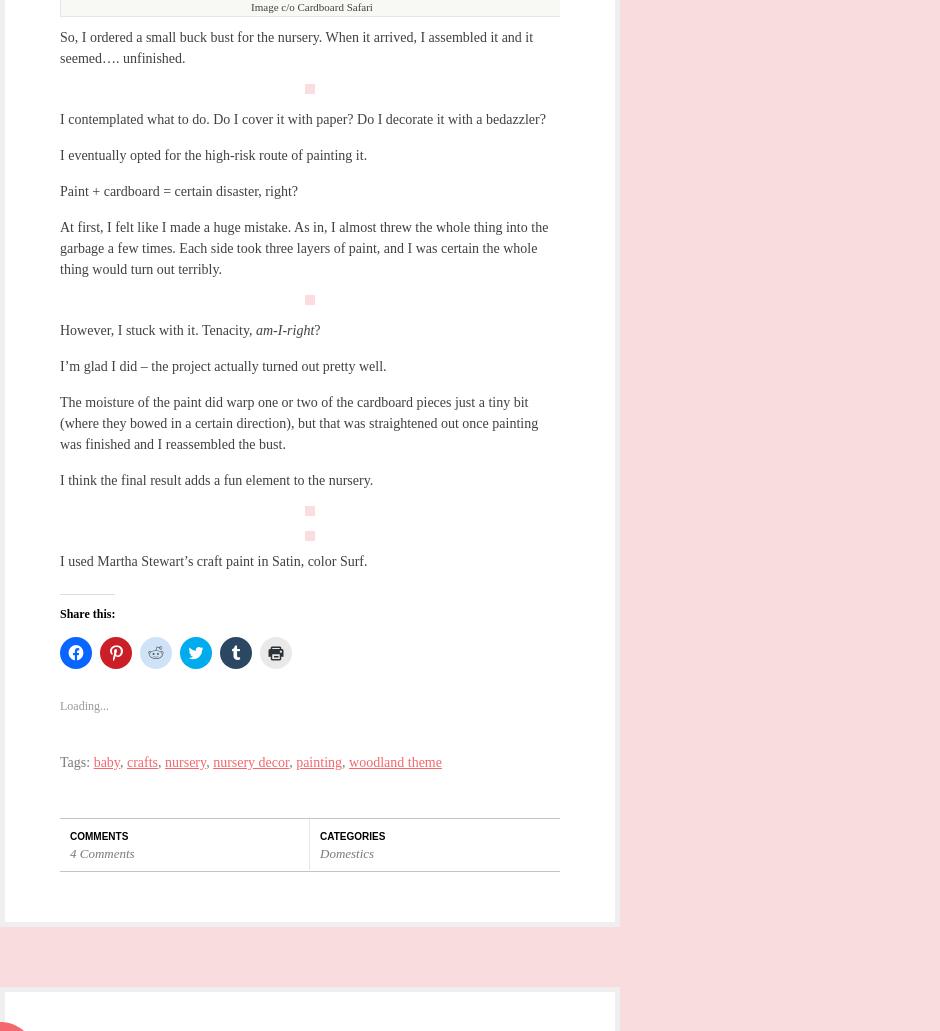  What do you see at coordinates (84, 704) in the screenshot?
I see `'Loading...'` at bounding box center [84, 704].